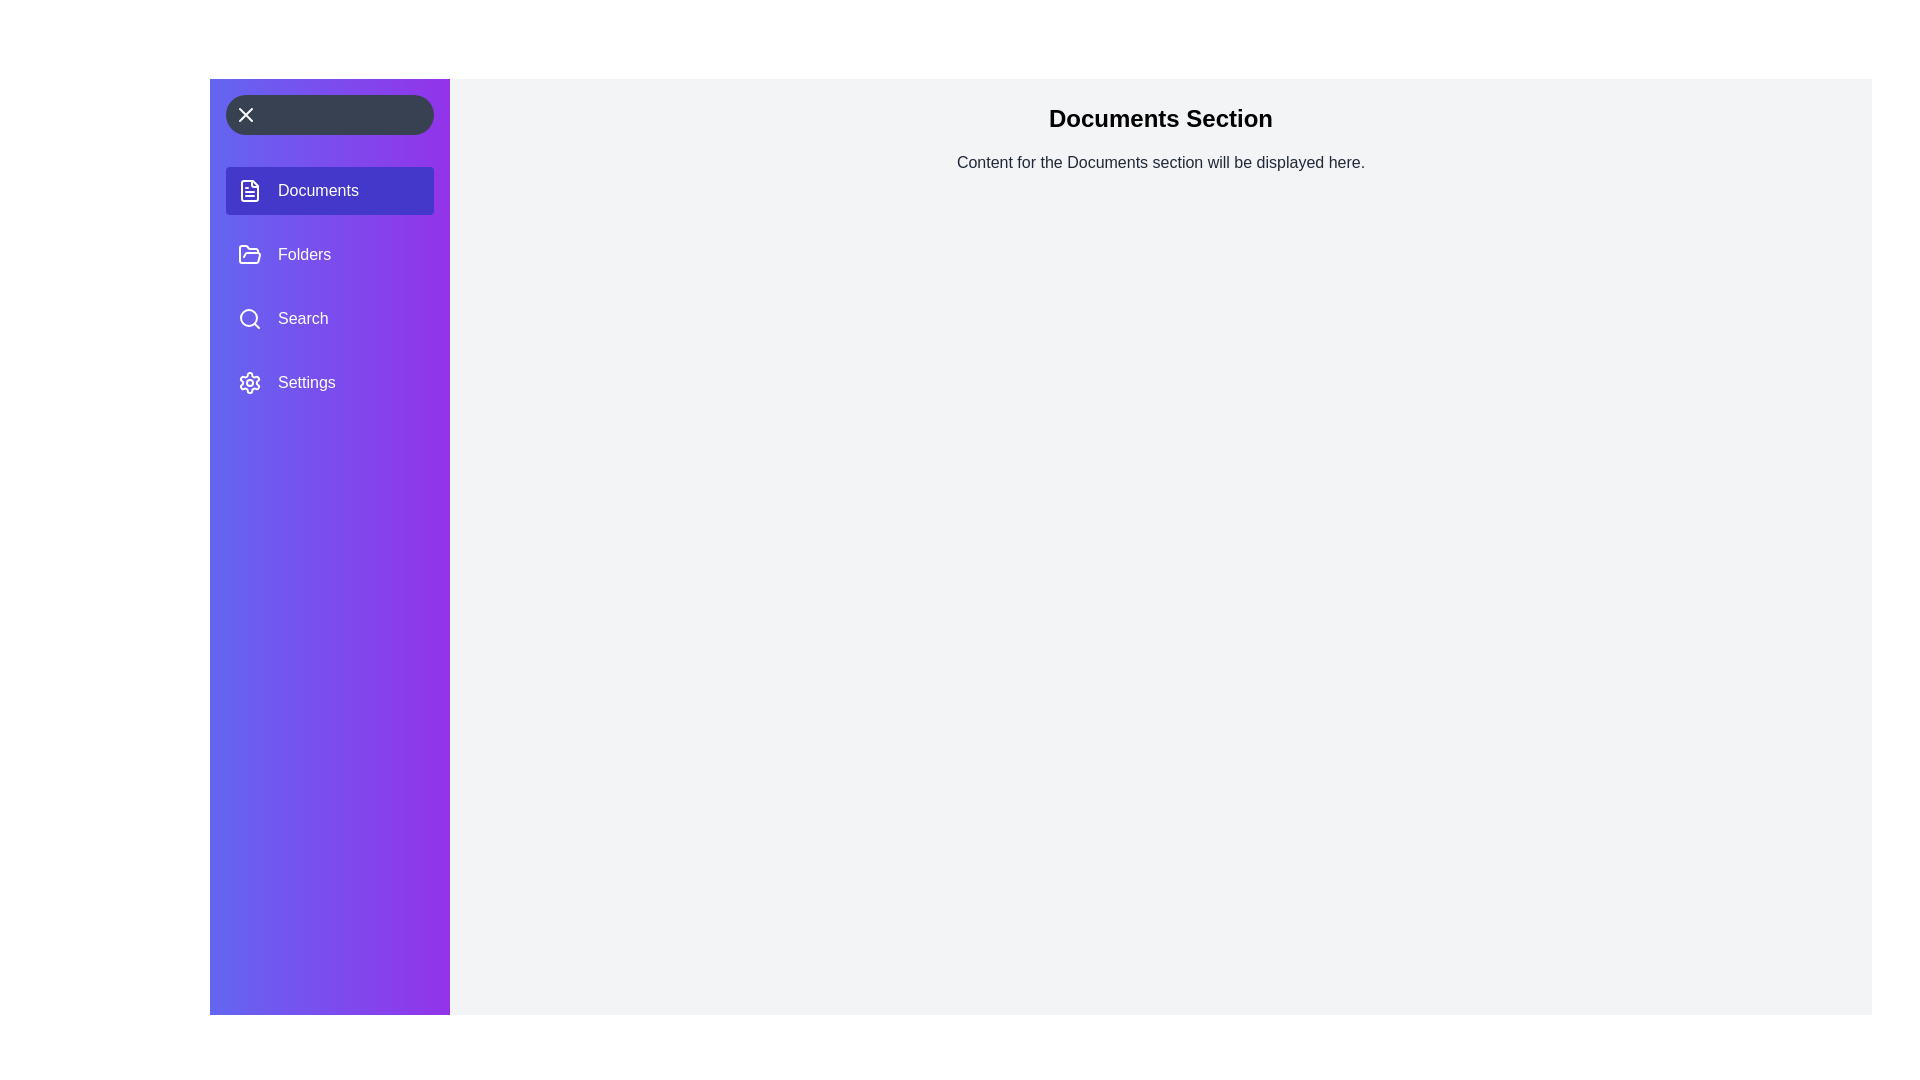 This screenshot has height=1080, width=1920. I want to click on the toggle button to toggle the navigation drawer open or closed, so click(330, 115).